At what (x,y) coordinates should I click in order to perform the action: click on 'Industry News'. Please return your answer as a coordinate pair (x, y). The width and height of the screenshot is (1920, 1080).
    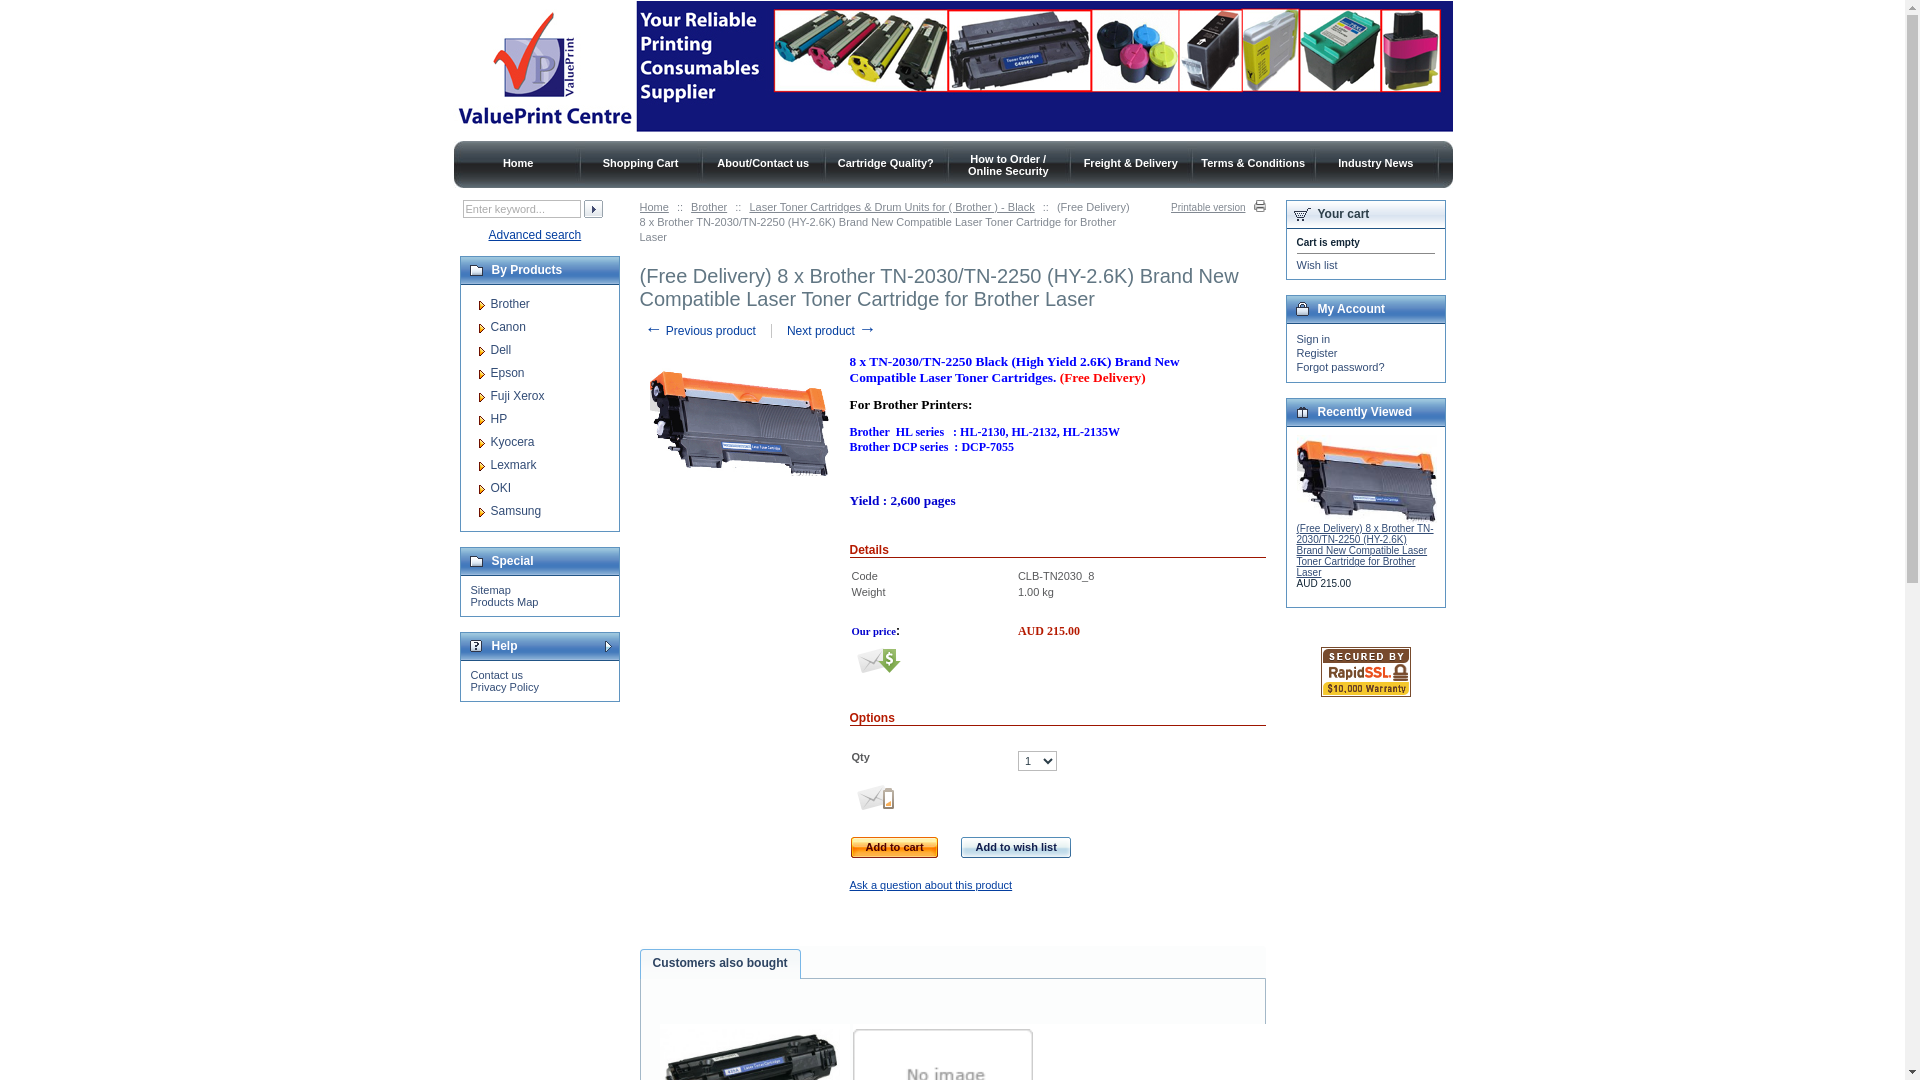
    Looking at the image, I should click on (1374, 161).